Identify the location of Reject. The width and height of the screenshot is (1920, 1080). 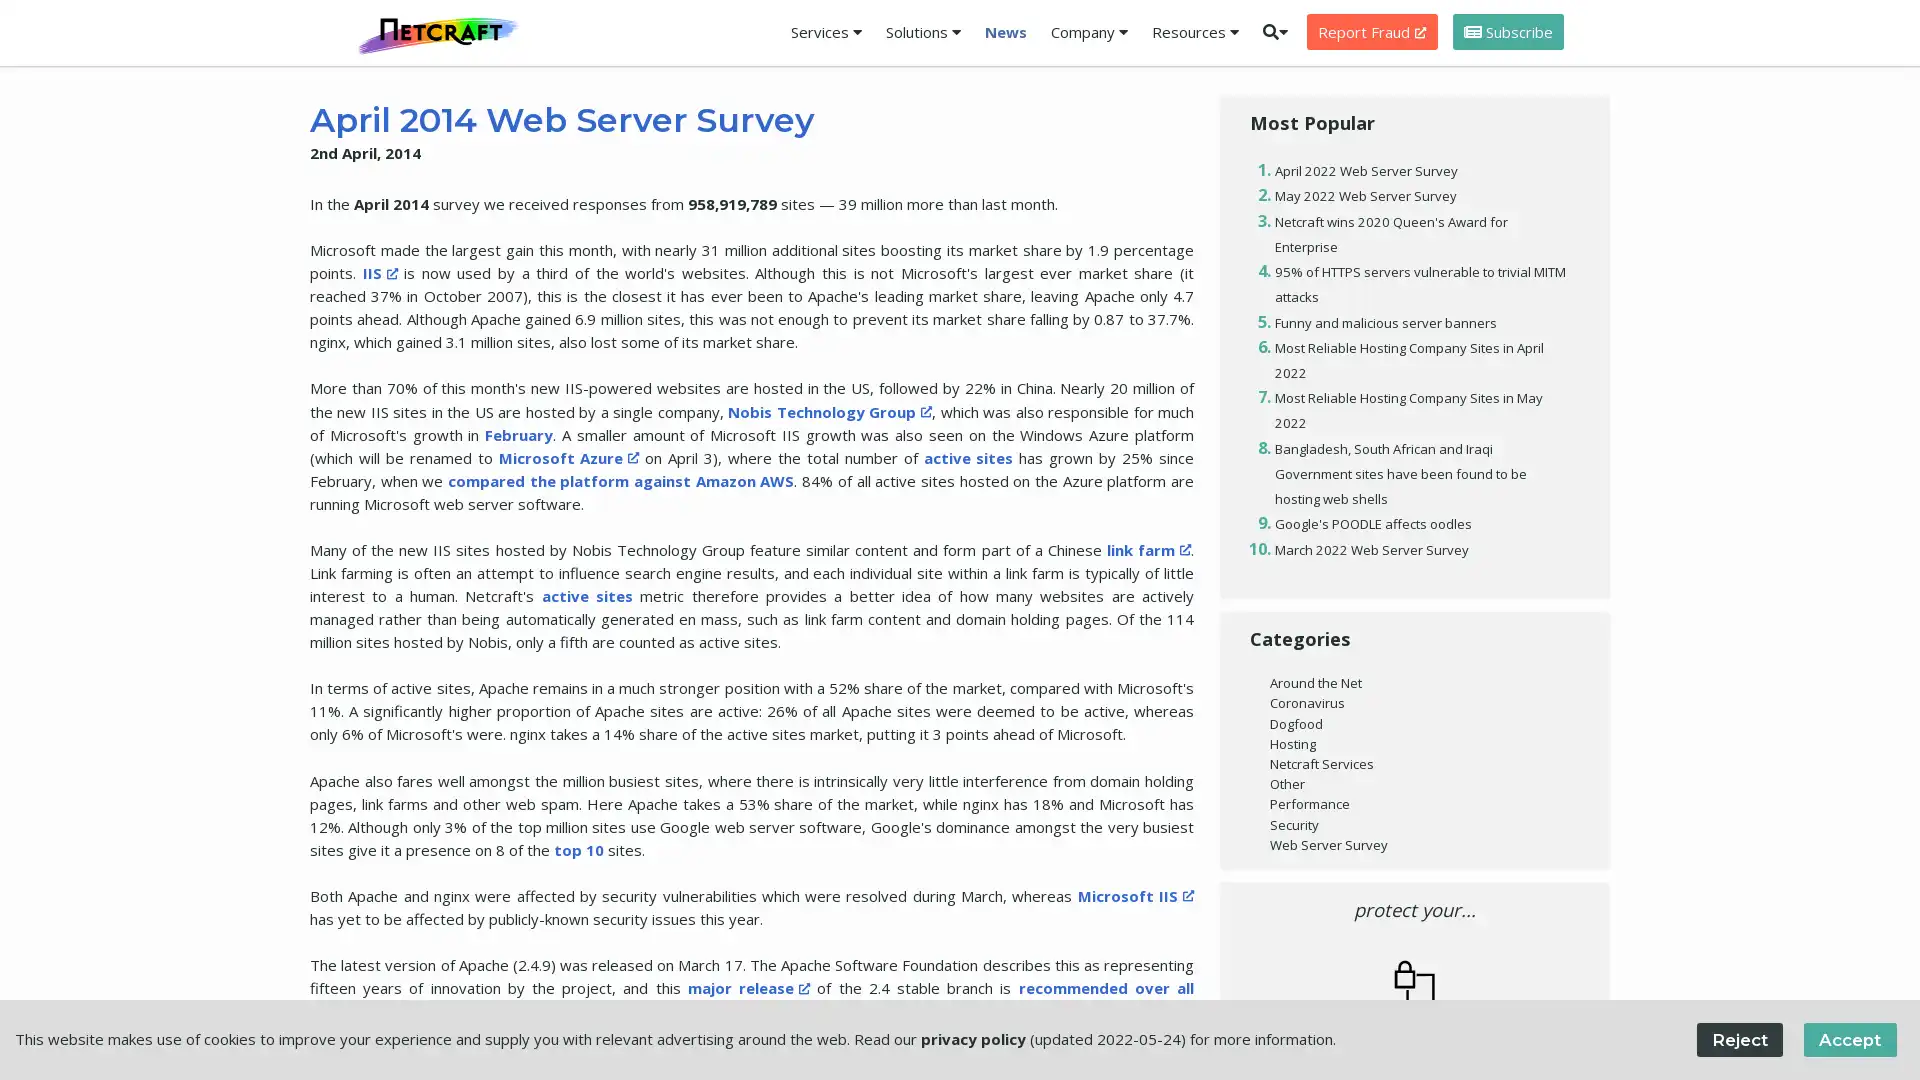
(1738, 1038).